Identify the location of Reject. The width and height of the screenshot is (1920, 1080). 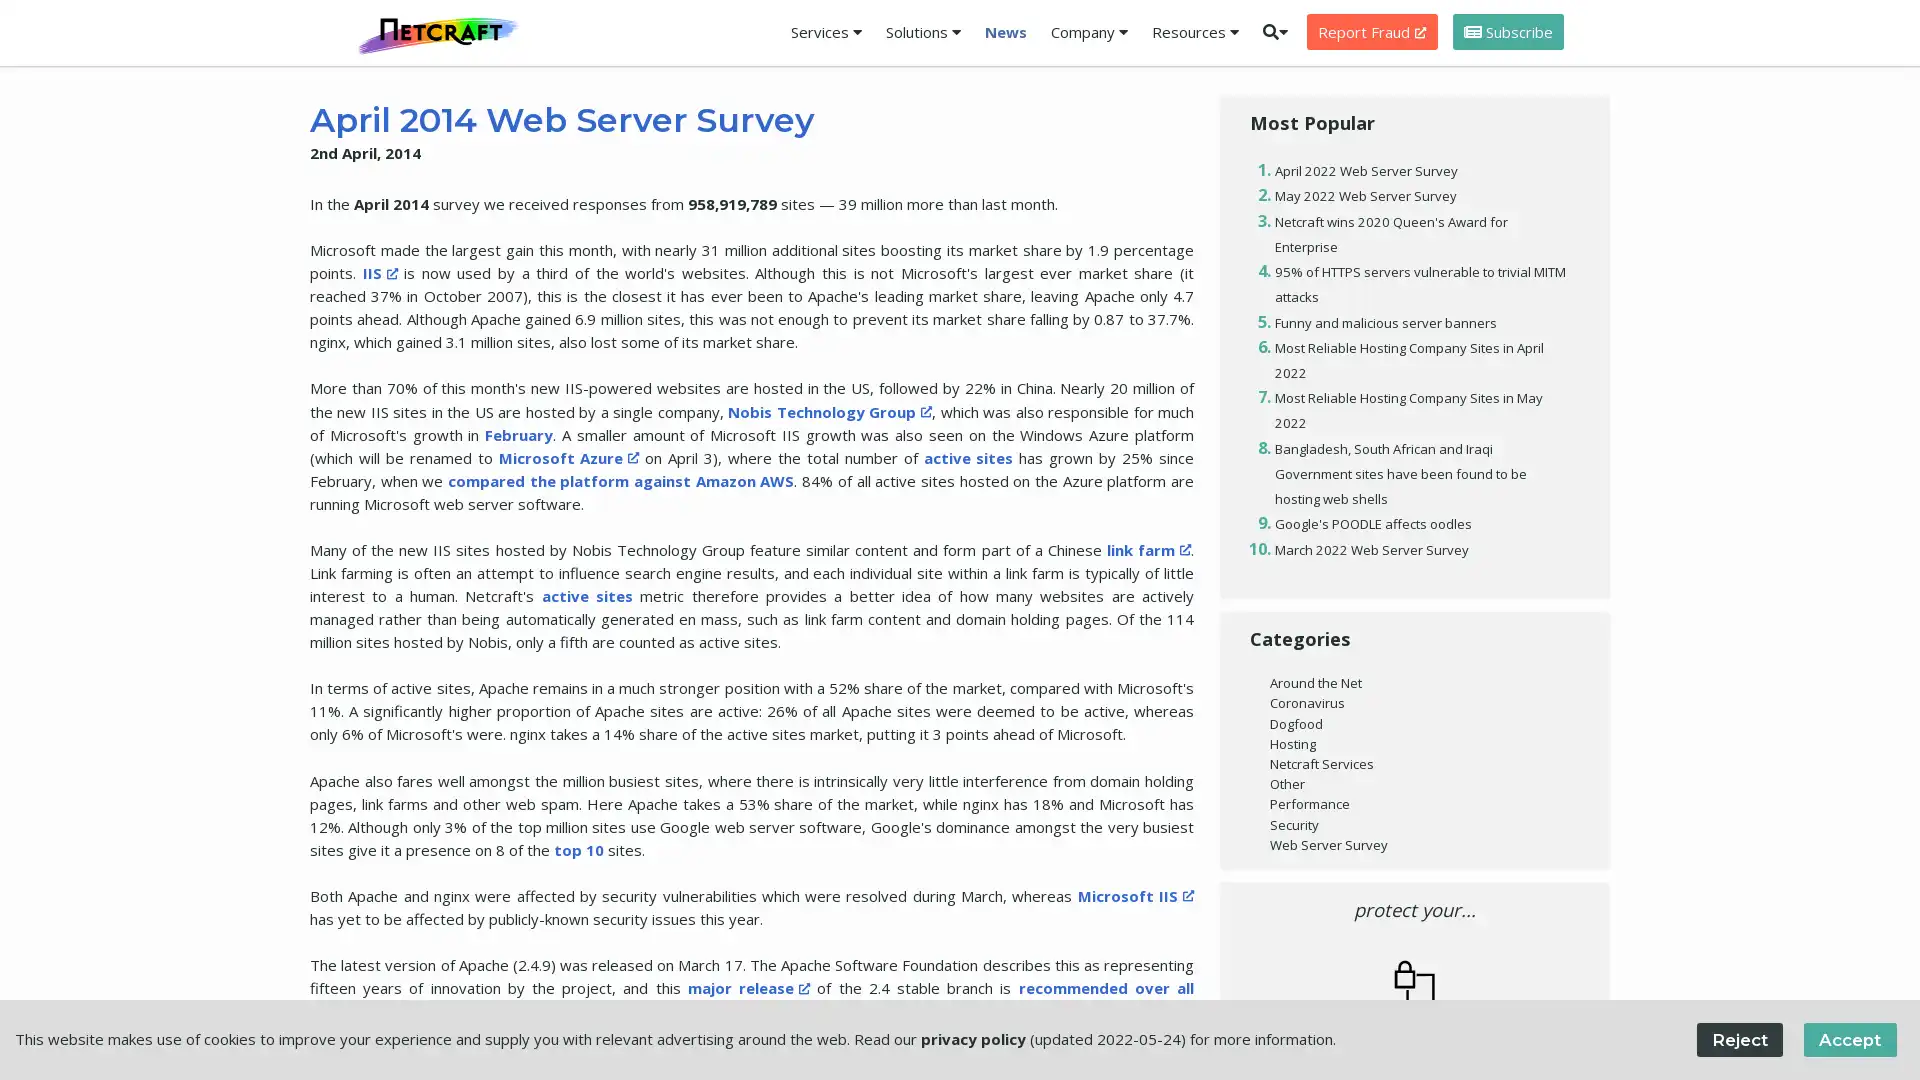
(1738, 1038).